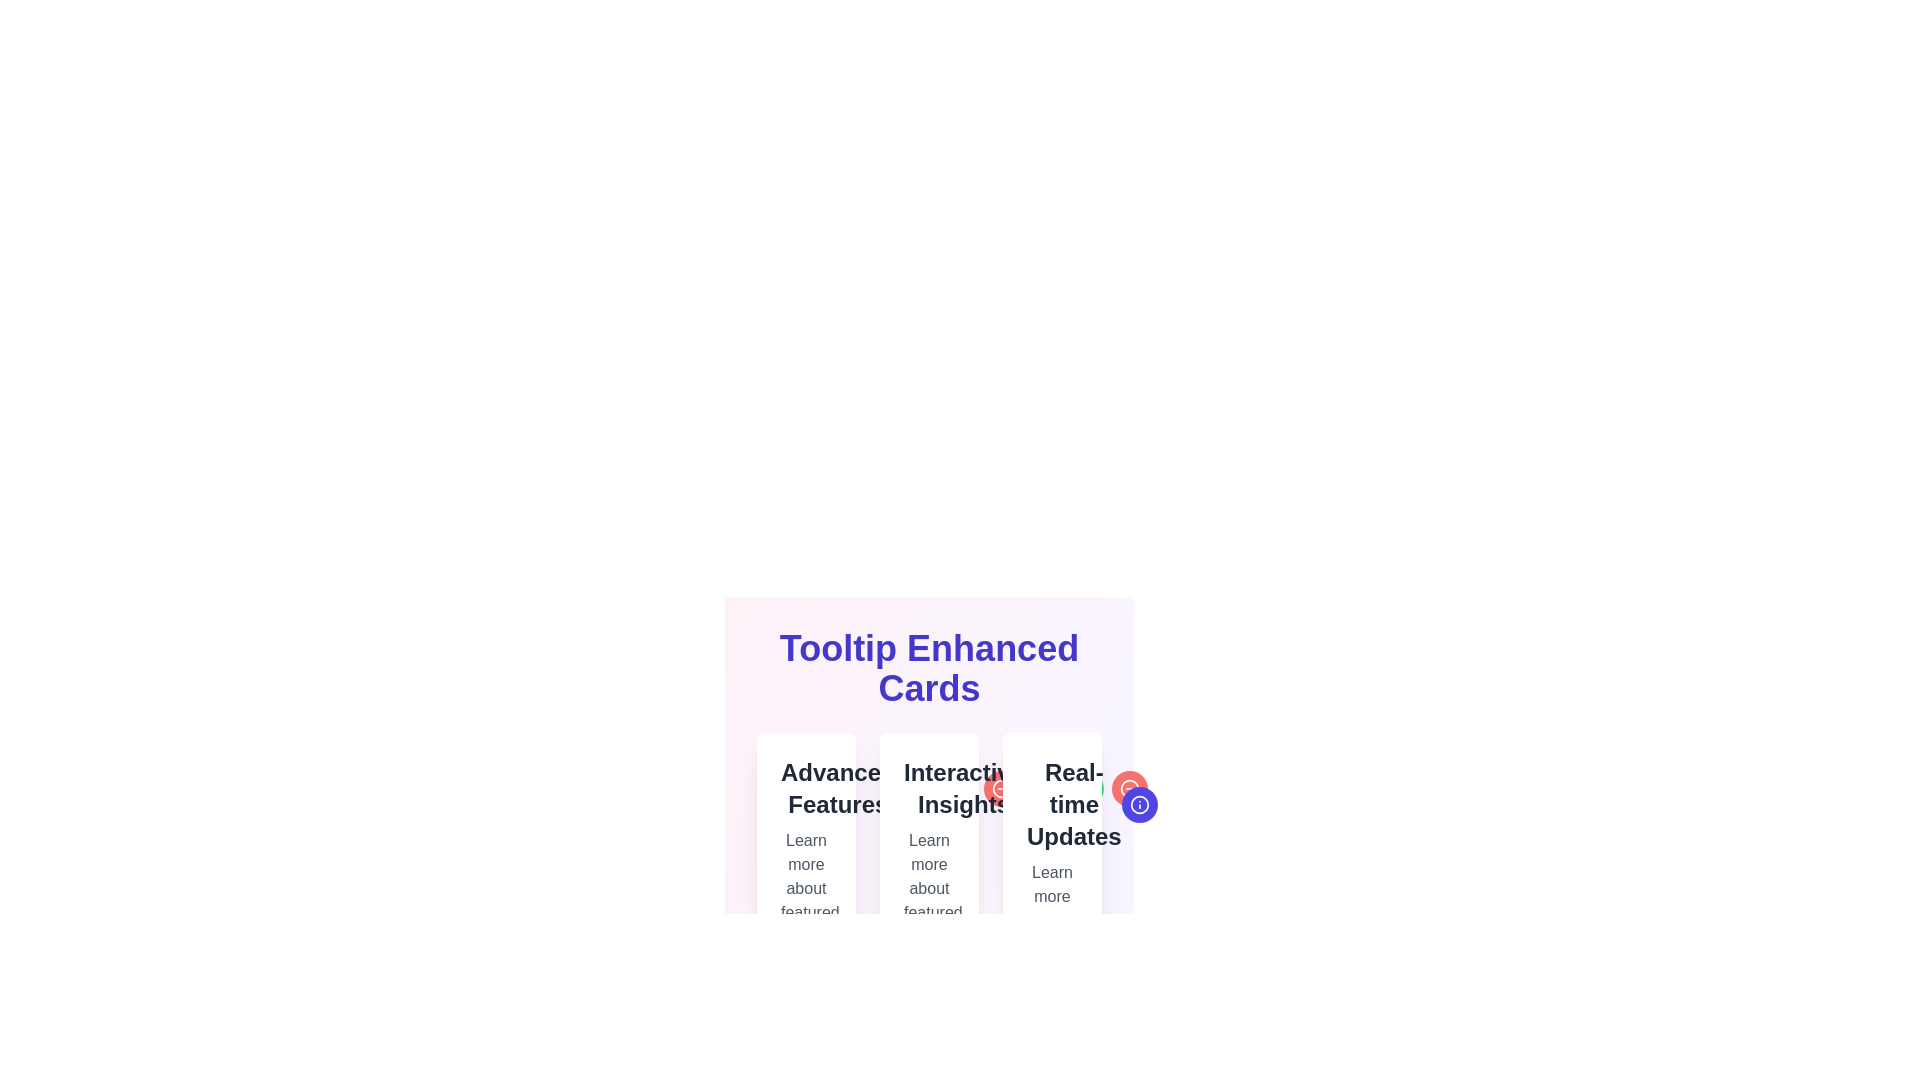 This screenshot has width=1920, height=1080. I want to click on the 'Add' or 'Create' action button, which is the second button in a horizontal group of three buttons, so click(1183, 804).